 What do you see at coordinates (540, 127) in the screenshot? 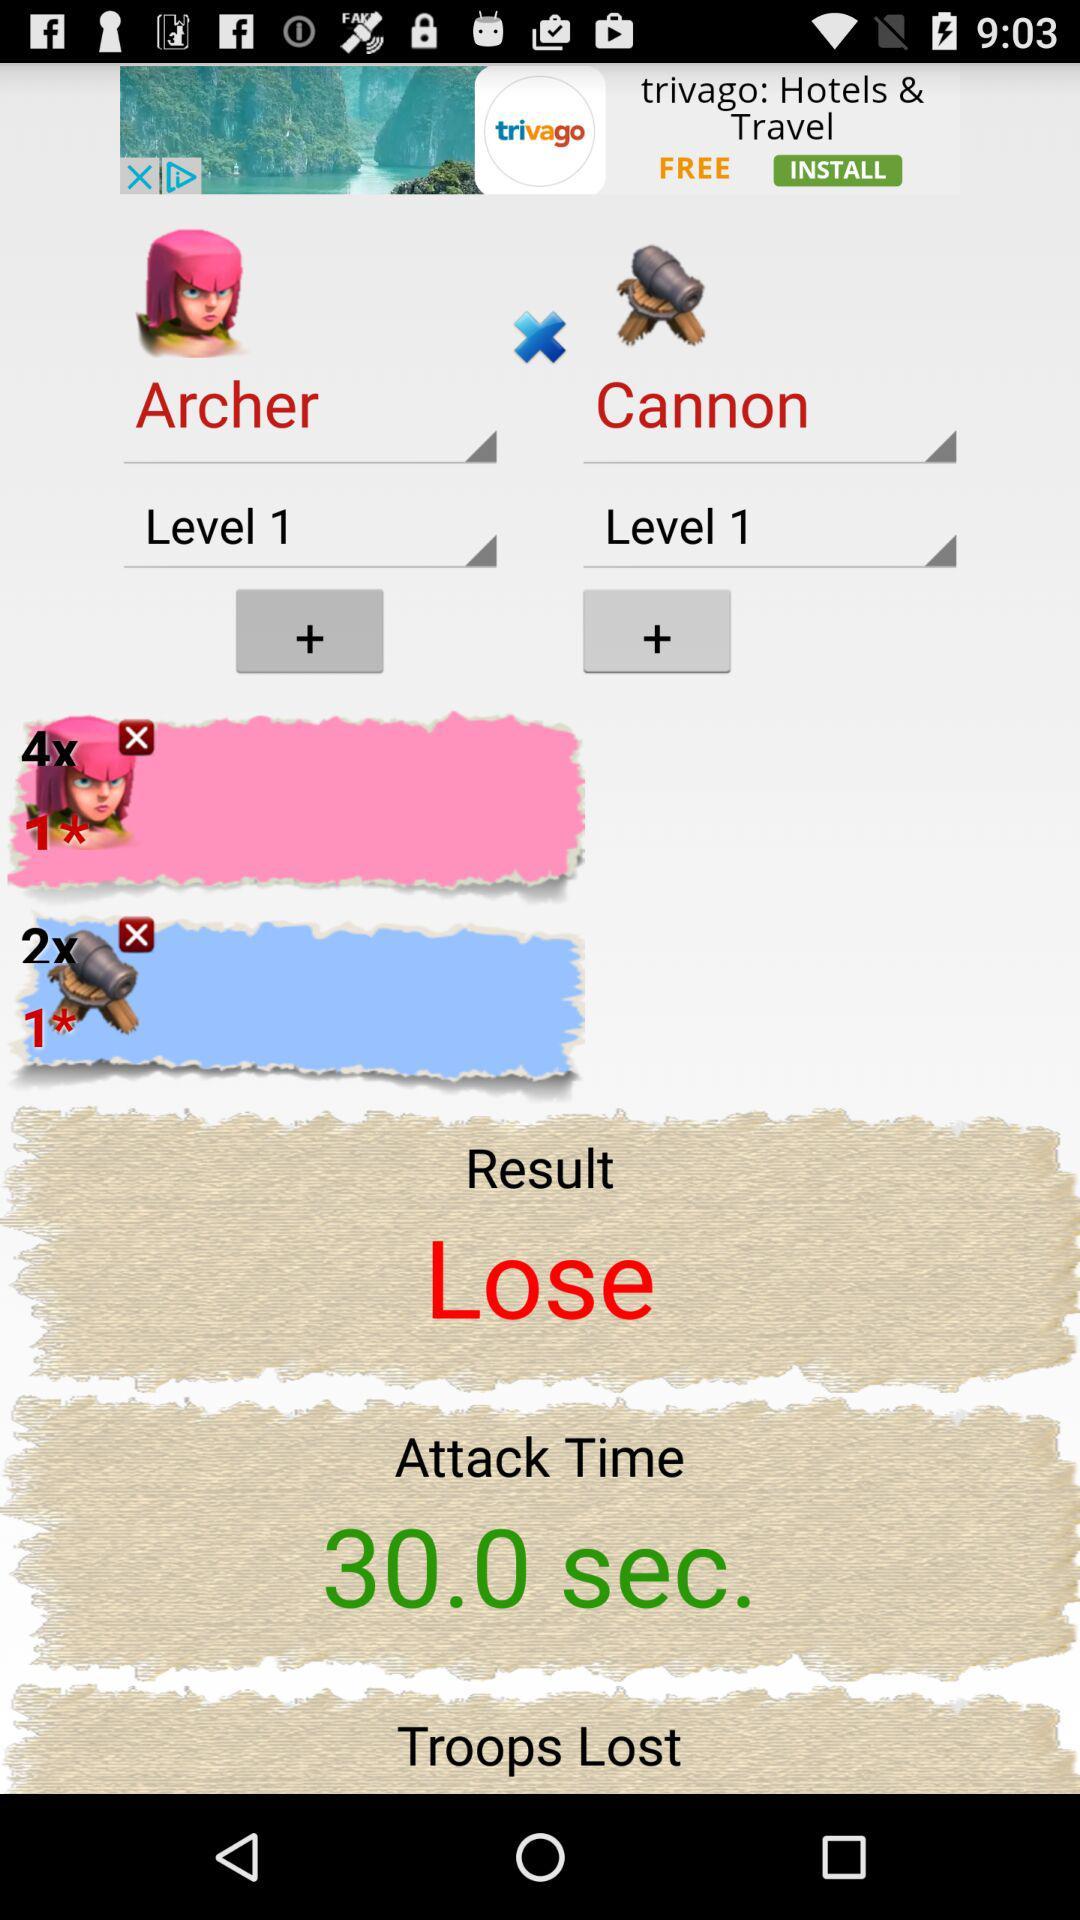
I see `the trivago website` at bounding box center [540, 127].